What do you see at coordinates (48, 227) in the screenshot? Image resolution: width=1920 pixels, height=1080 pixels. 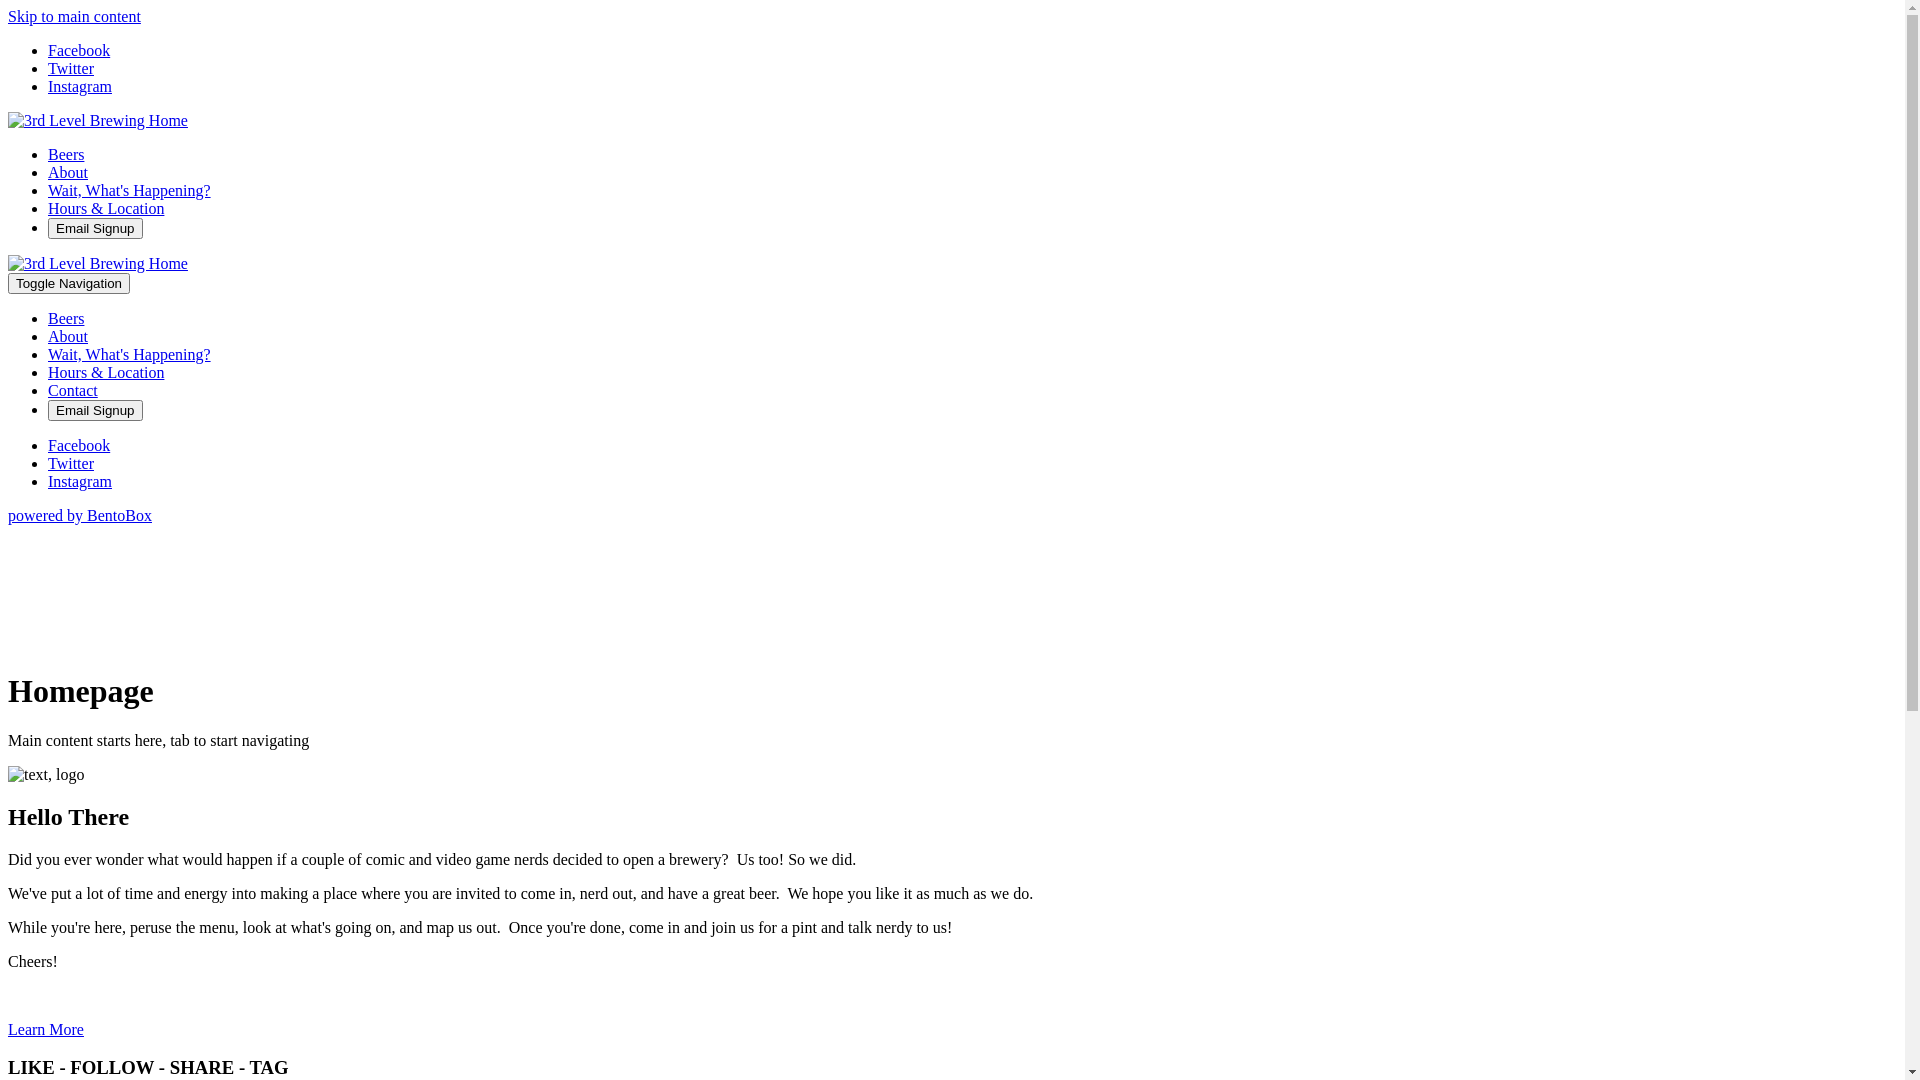 I see `'Email Signup'` at bounding box center [48, 227].